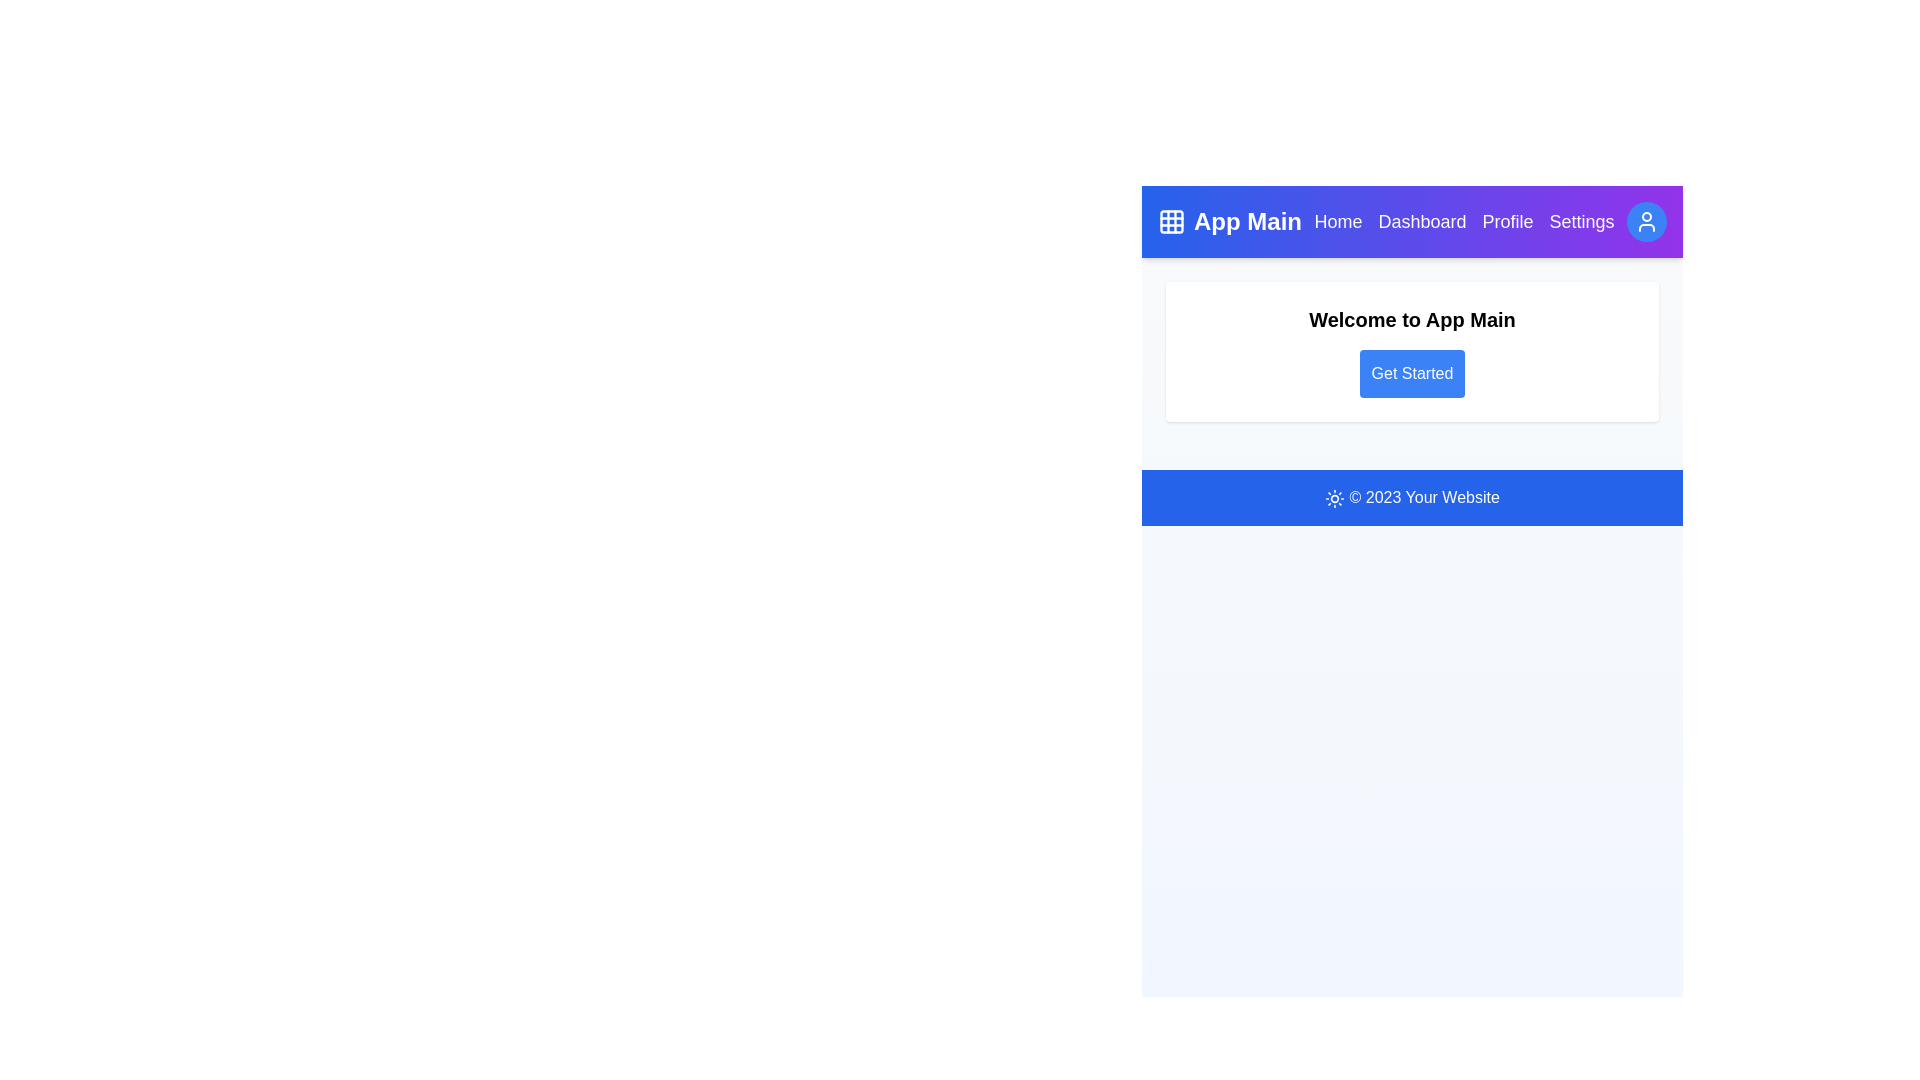 The image size is (1920, 1080). I want to click on the user profile button located at the top-right corner of the app bar, so click(1646, 222).